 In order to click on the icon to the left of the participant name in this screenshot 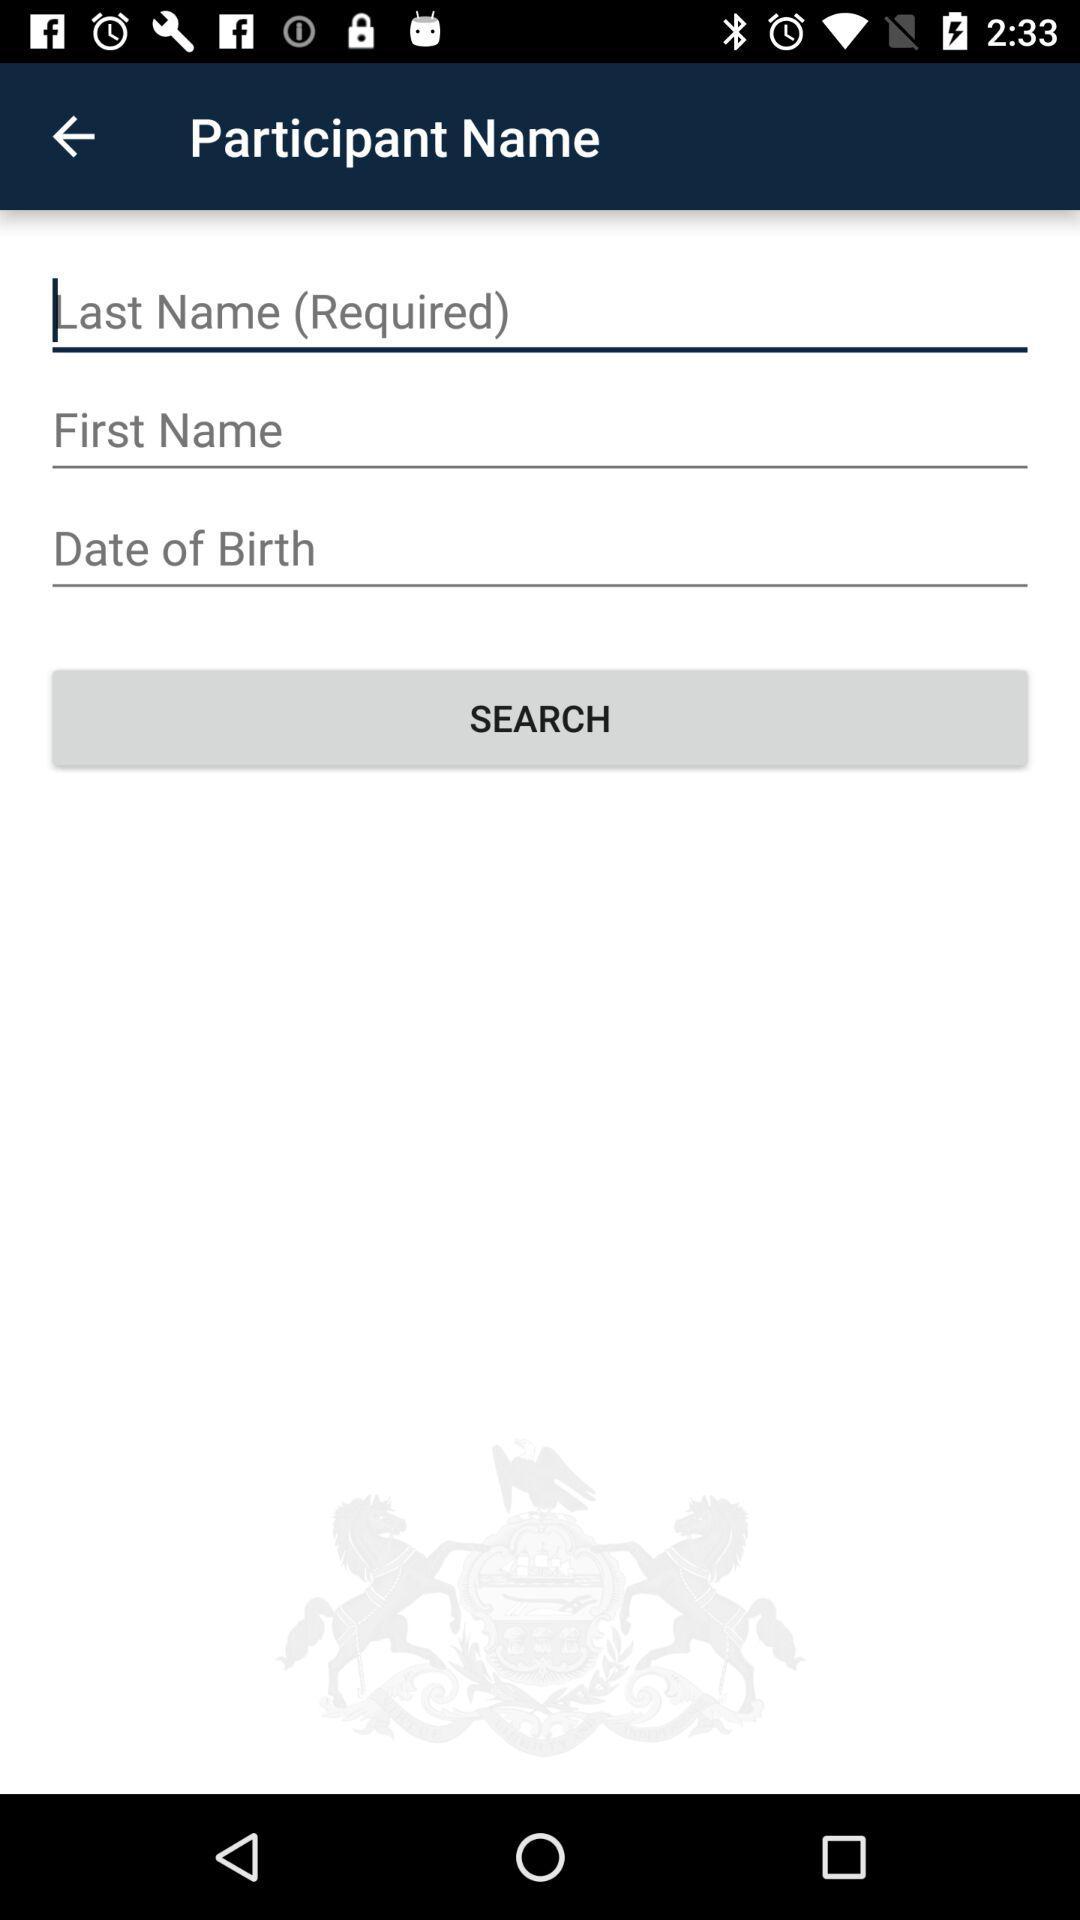, I will do `click(72, 135)`.